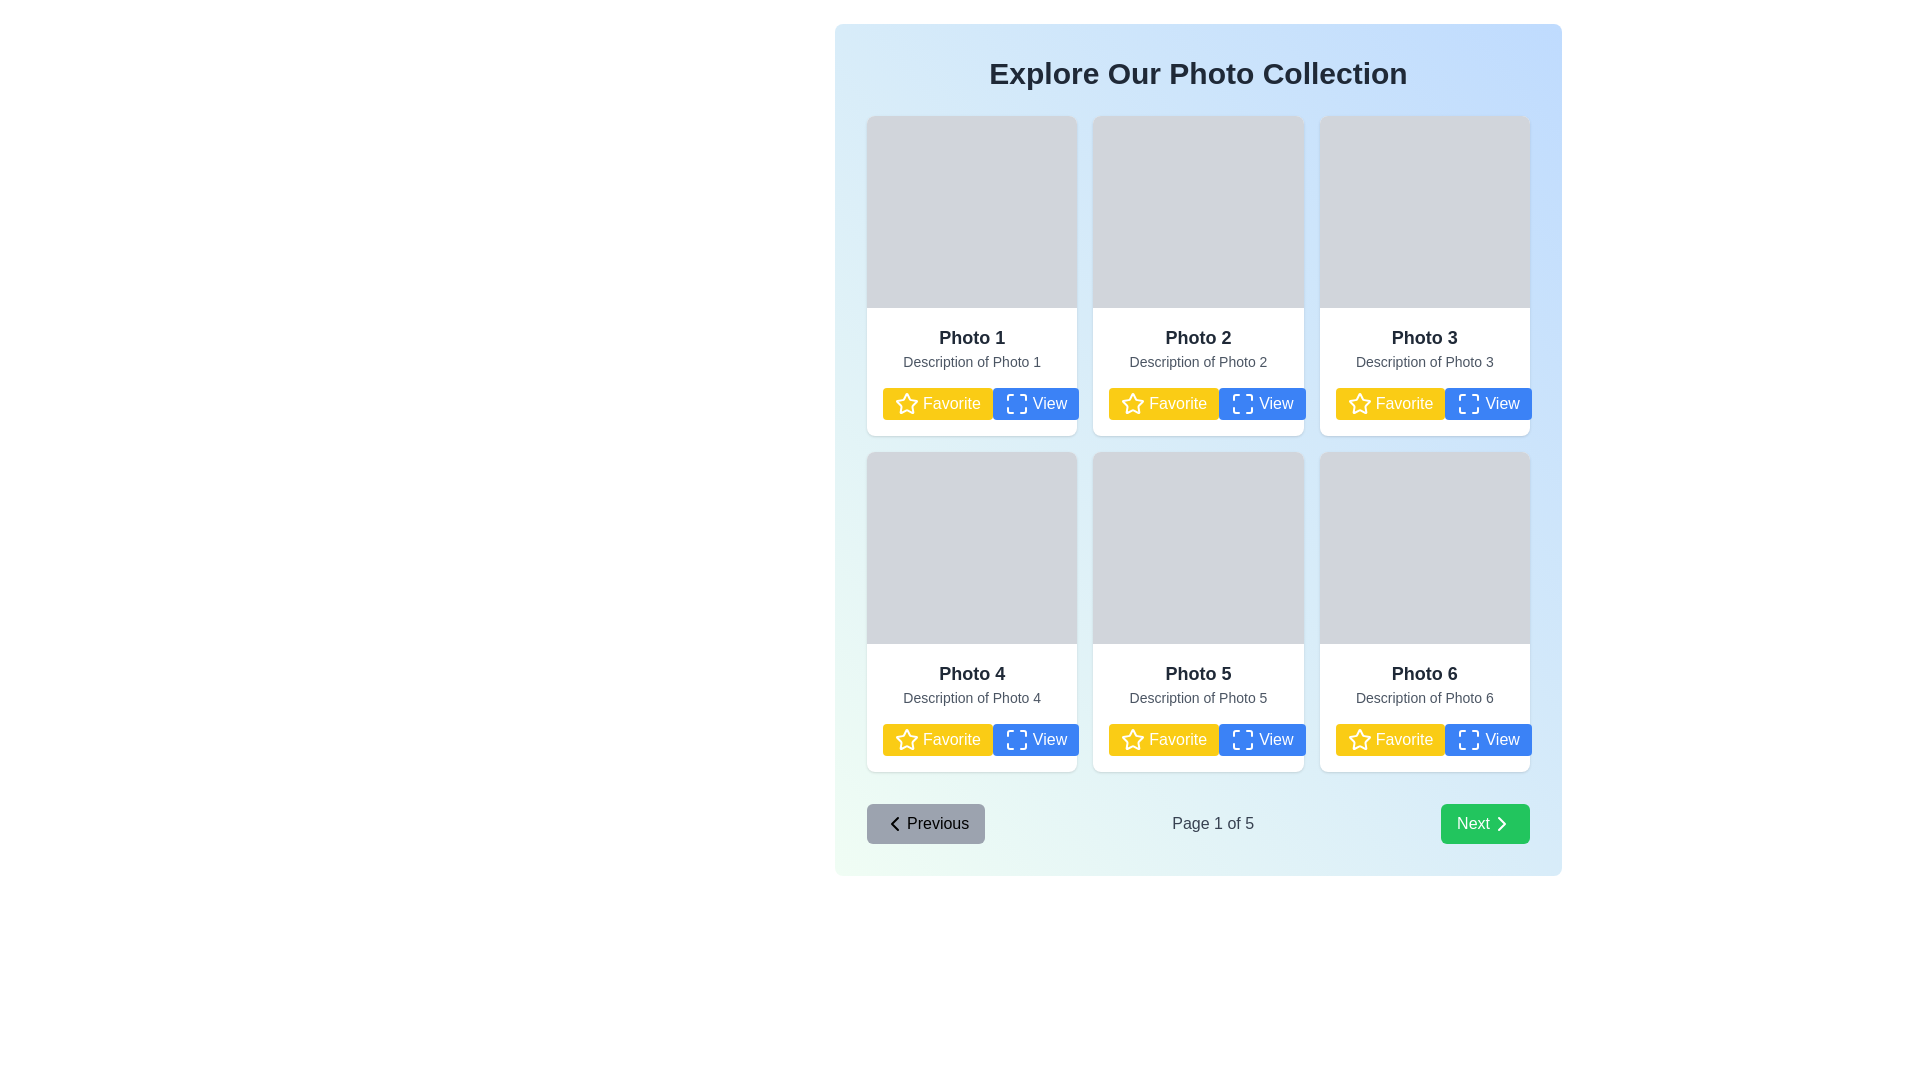  What do you see at coordinates (1198, 740) in the screenshot?
I see `the 'Favorite' button with a yellow background and white text, which has a star icon on the left, located within the 'Photo 5' card` at bounding box center [1198, 740].